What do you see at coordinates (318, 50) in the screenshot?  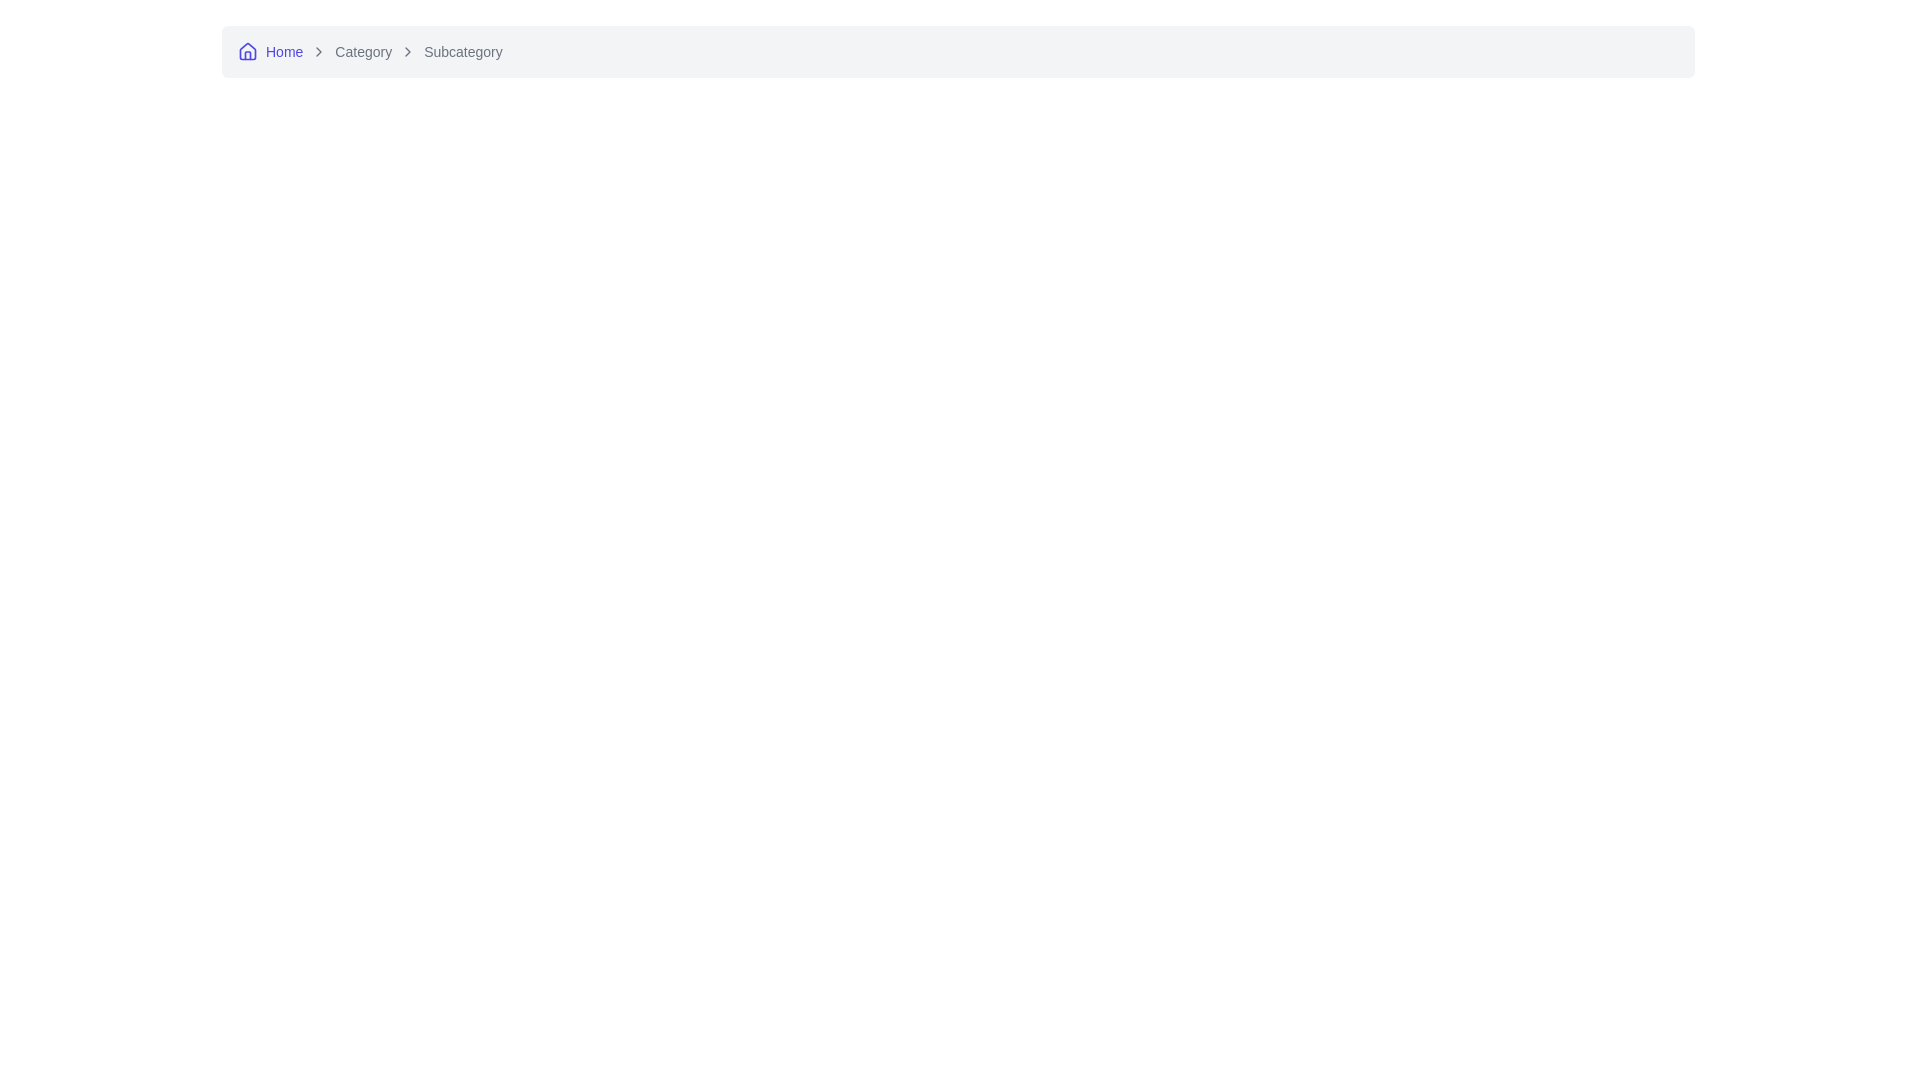 I see `the breadcrumb separator icon, which visually separates the 'Home' link and the 'Category' label, indicating navigation hierarchy` at bounding box center [318, 50].